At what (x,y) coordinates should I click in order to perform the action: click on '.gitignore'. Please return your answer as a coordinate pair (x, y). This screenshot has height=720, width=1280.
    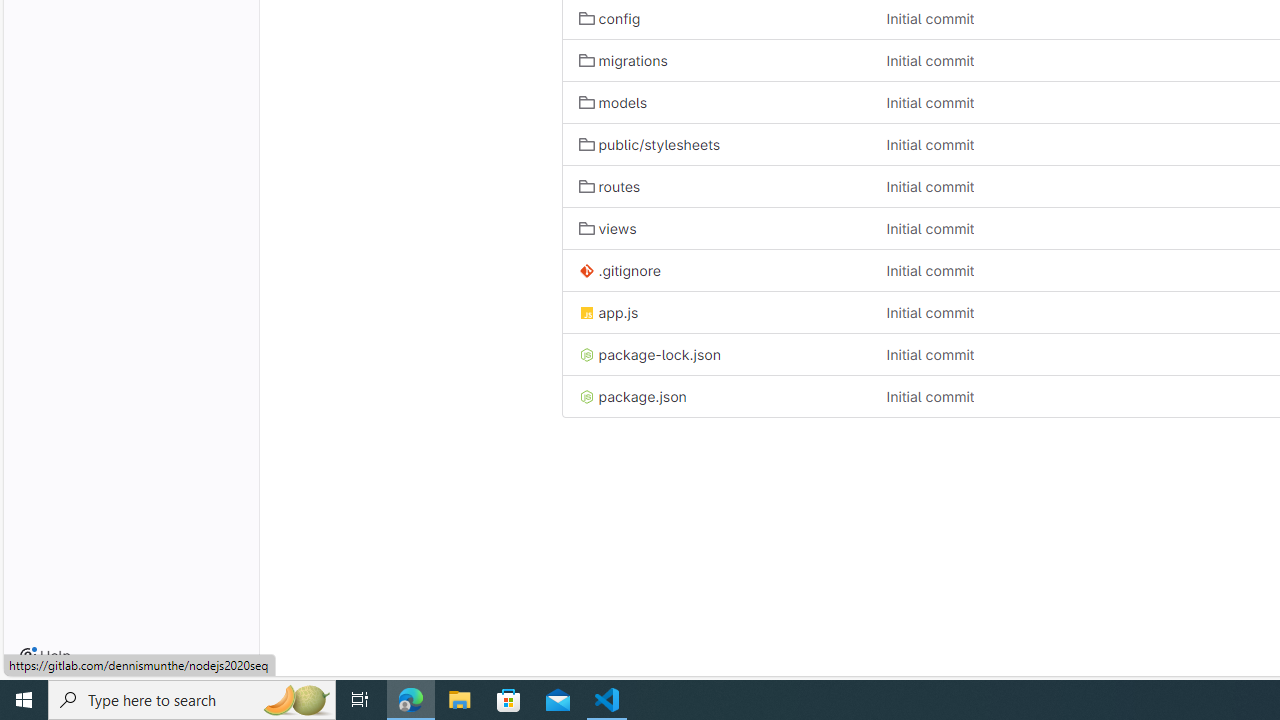
    Looking at the image, I should click on (716, 270).